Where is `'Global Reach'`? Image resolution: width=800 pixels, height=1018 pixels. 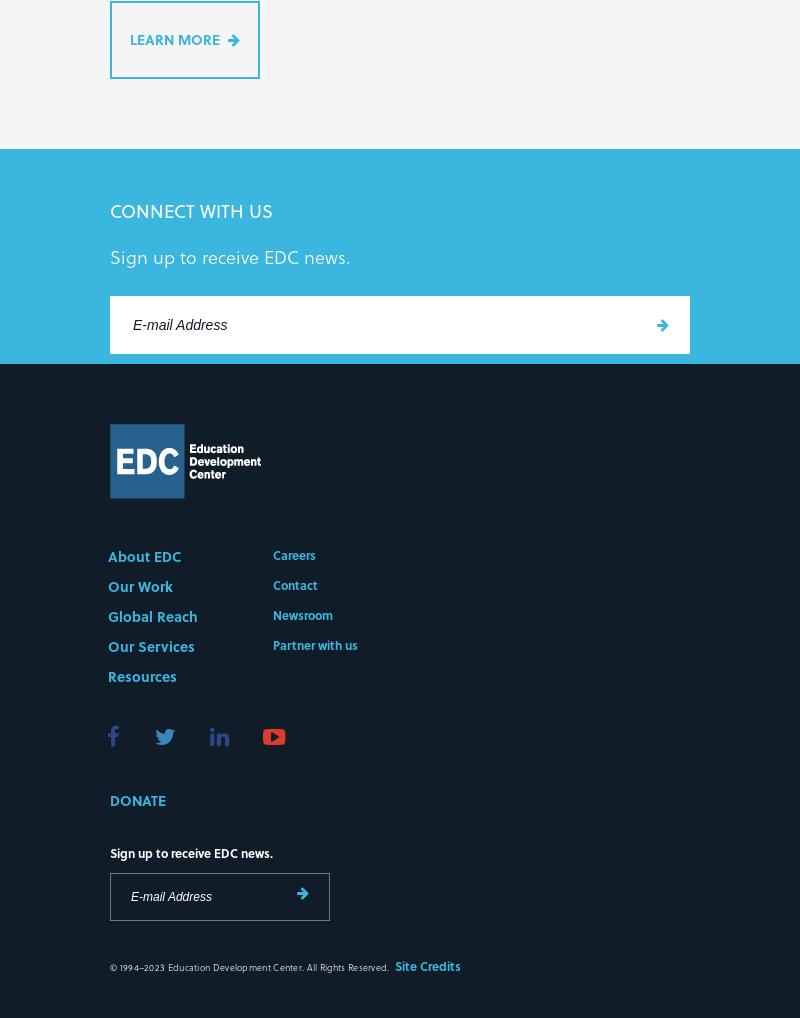 'Global Reach' is located at coordinates (153, 618).